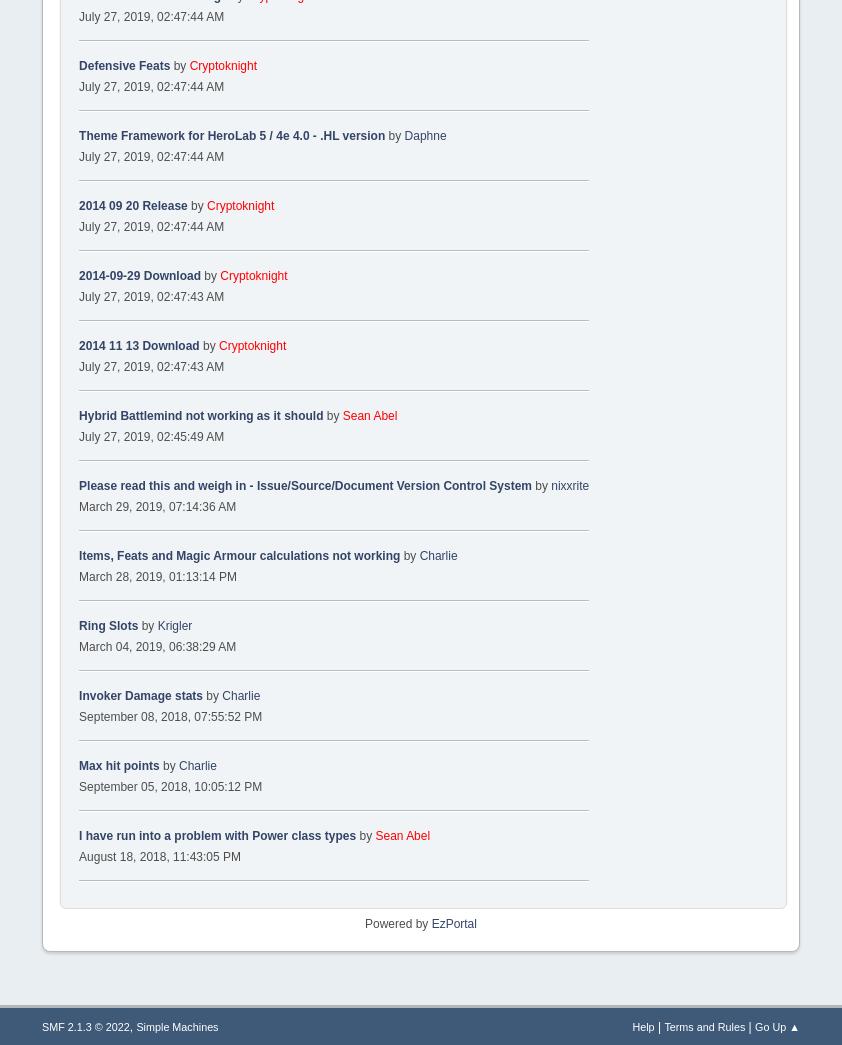 This screenshot has width=842, height=1045. Describe the element at coordinates (169, 715) in the screenshot. I see `'September 08, 2018, 07:55:52 PM'` at that location.